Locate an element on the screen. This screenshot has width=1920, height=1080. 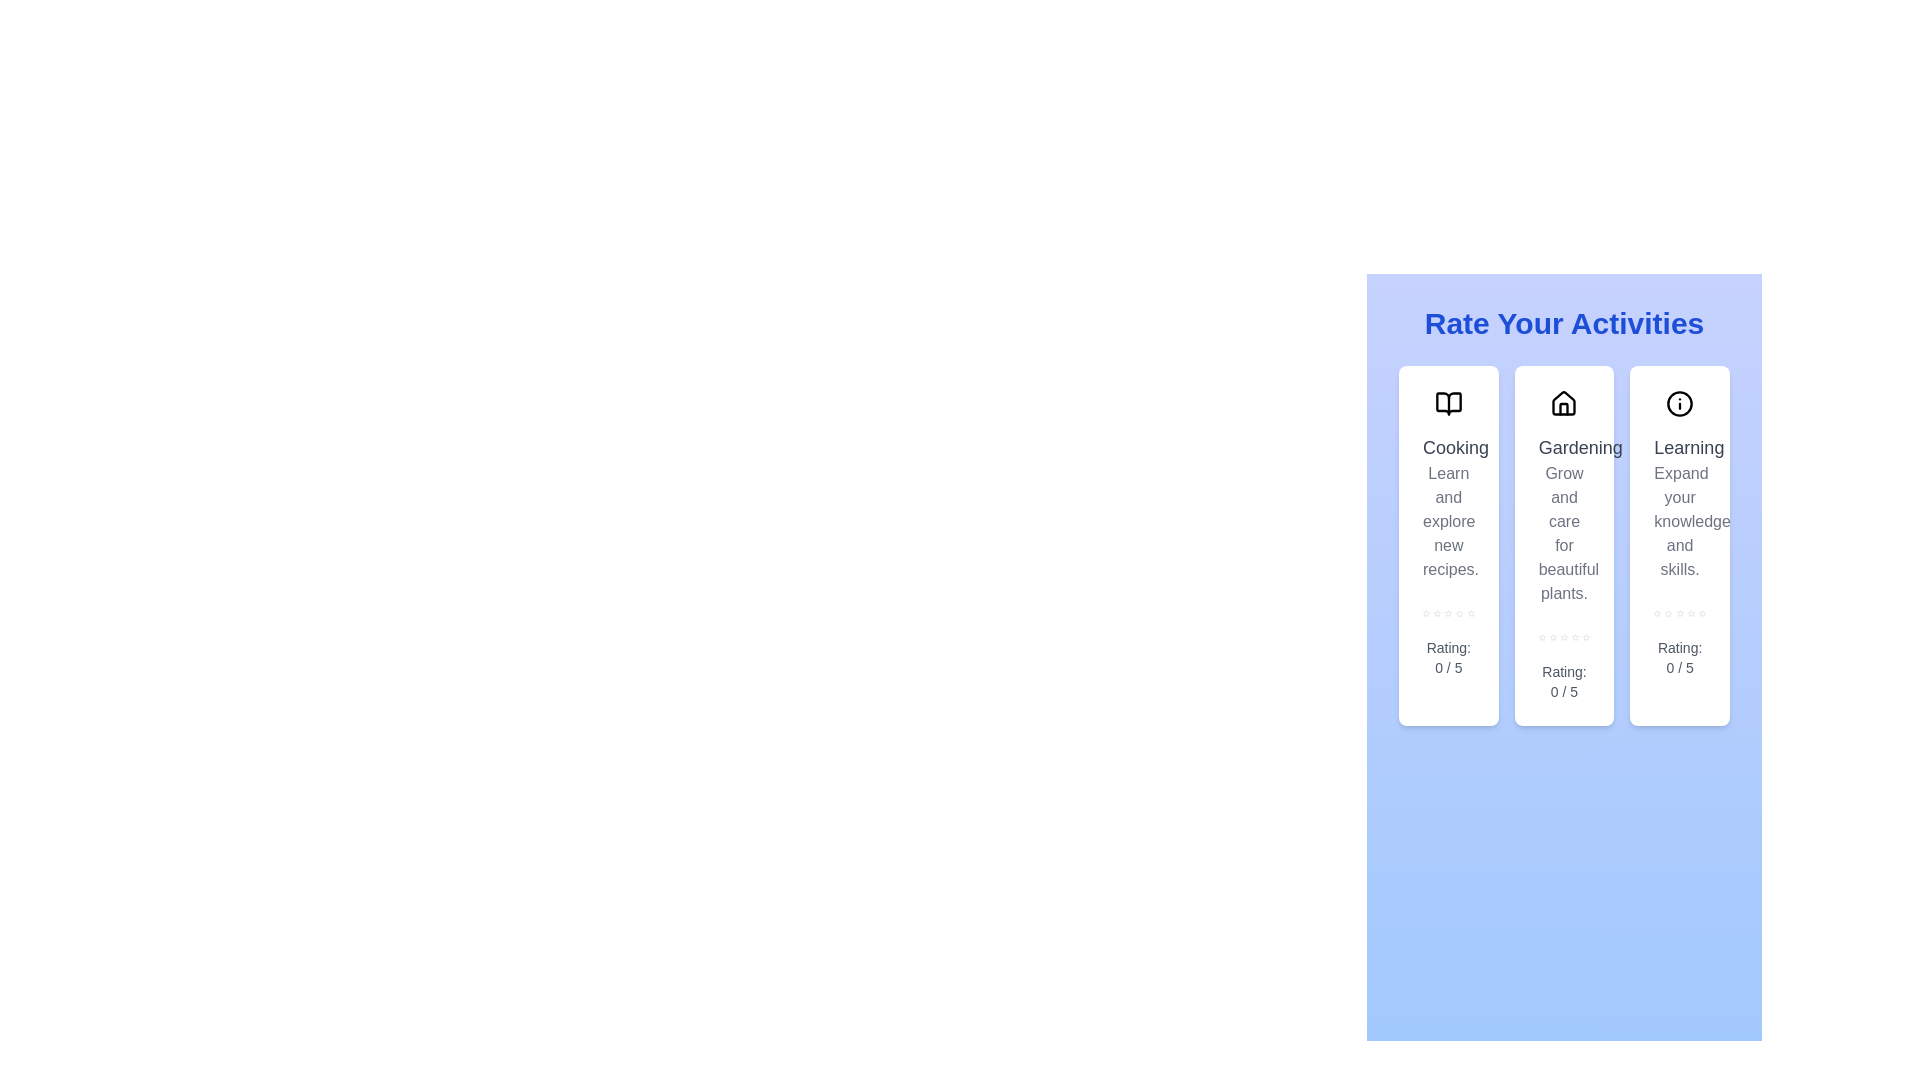
the rating for an activity to 1 stars is located at coordinates (1424, 612).